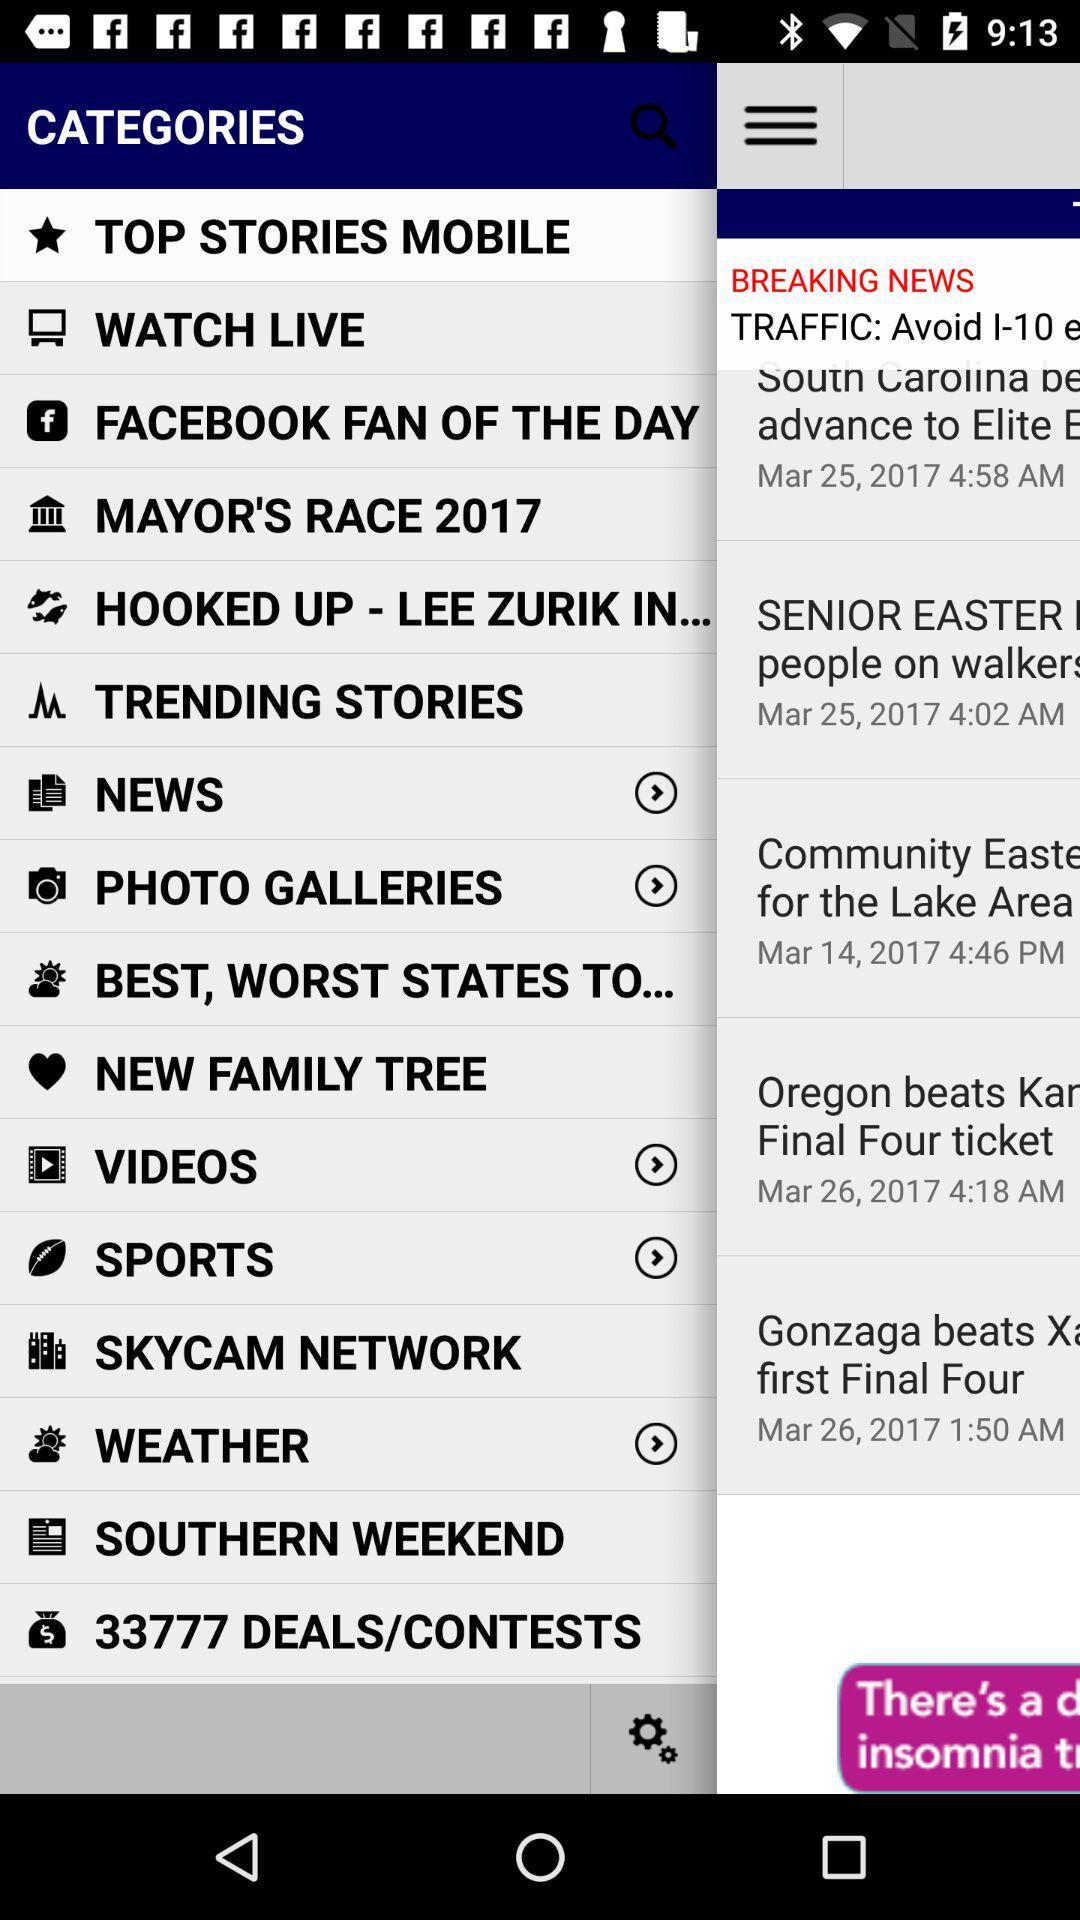  Describe the element at coordinates (654, 1737) in the screenshot. I see `the settings icon` at that location.